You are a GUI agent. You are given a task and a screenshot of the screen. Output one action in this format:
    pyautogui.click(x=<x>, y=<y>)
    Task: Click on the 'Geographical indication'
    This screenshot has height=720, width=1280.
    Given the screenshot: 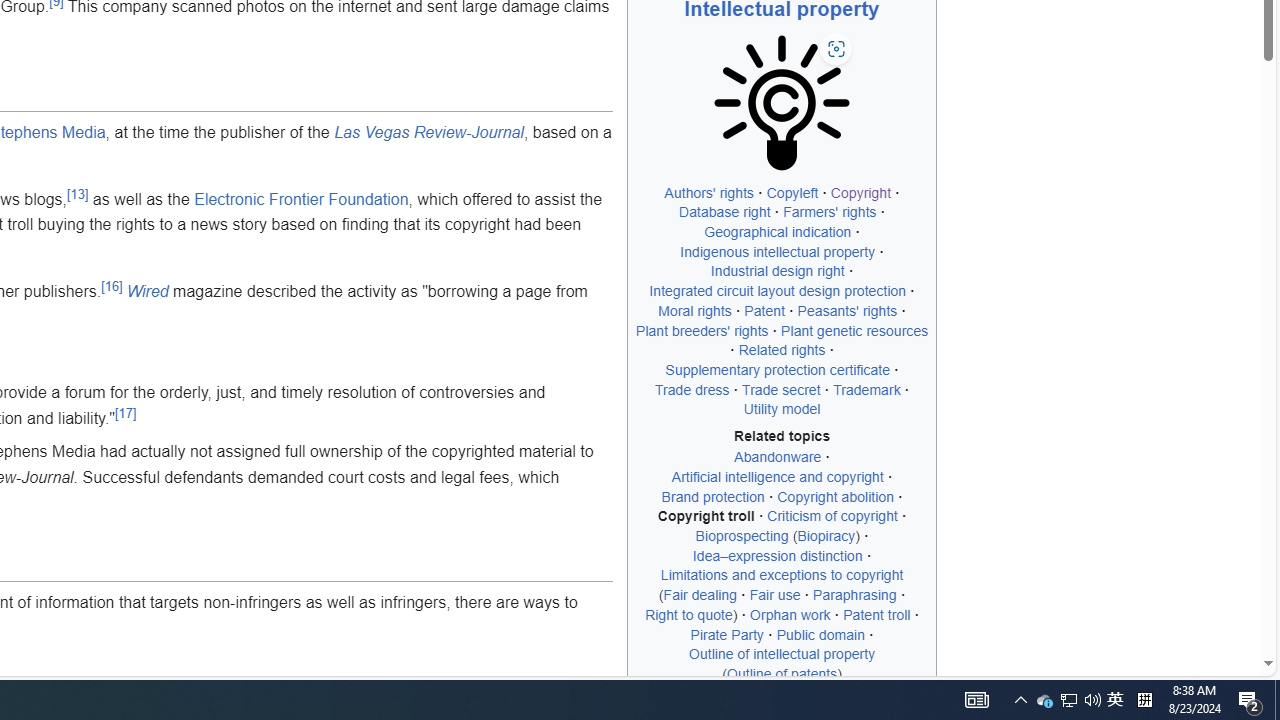 What is the action you would take?
    pyautogui.click(x=777, y=231)
    